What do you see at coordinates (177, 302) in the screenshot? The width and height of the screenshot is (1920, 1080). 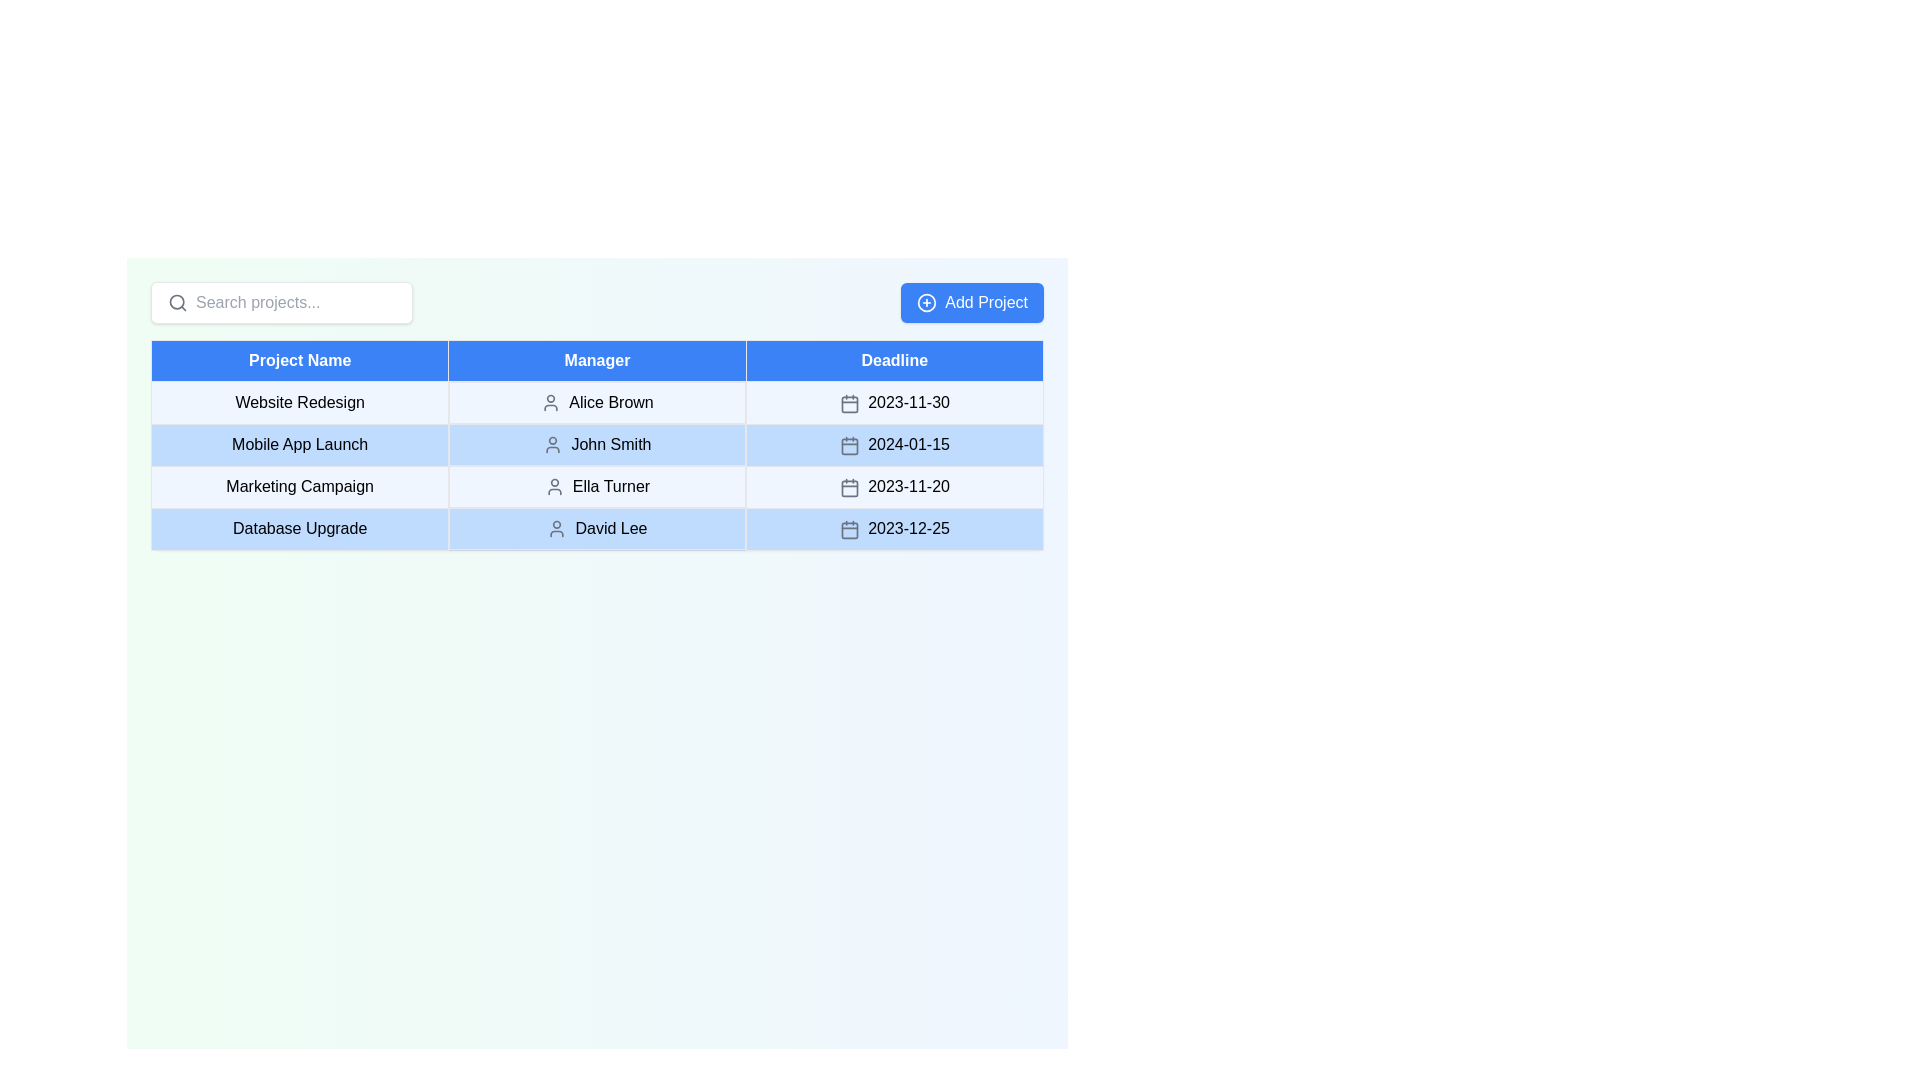 I see `the SVG circle element that represents the lens portion of the search icon, which is located to the left of the search bar` at bounding box center [177, 302].